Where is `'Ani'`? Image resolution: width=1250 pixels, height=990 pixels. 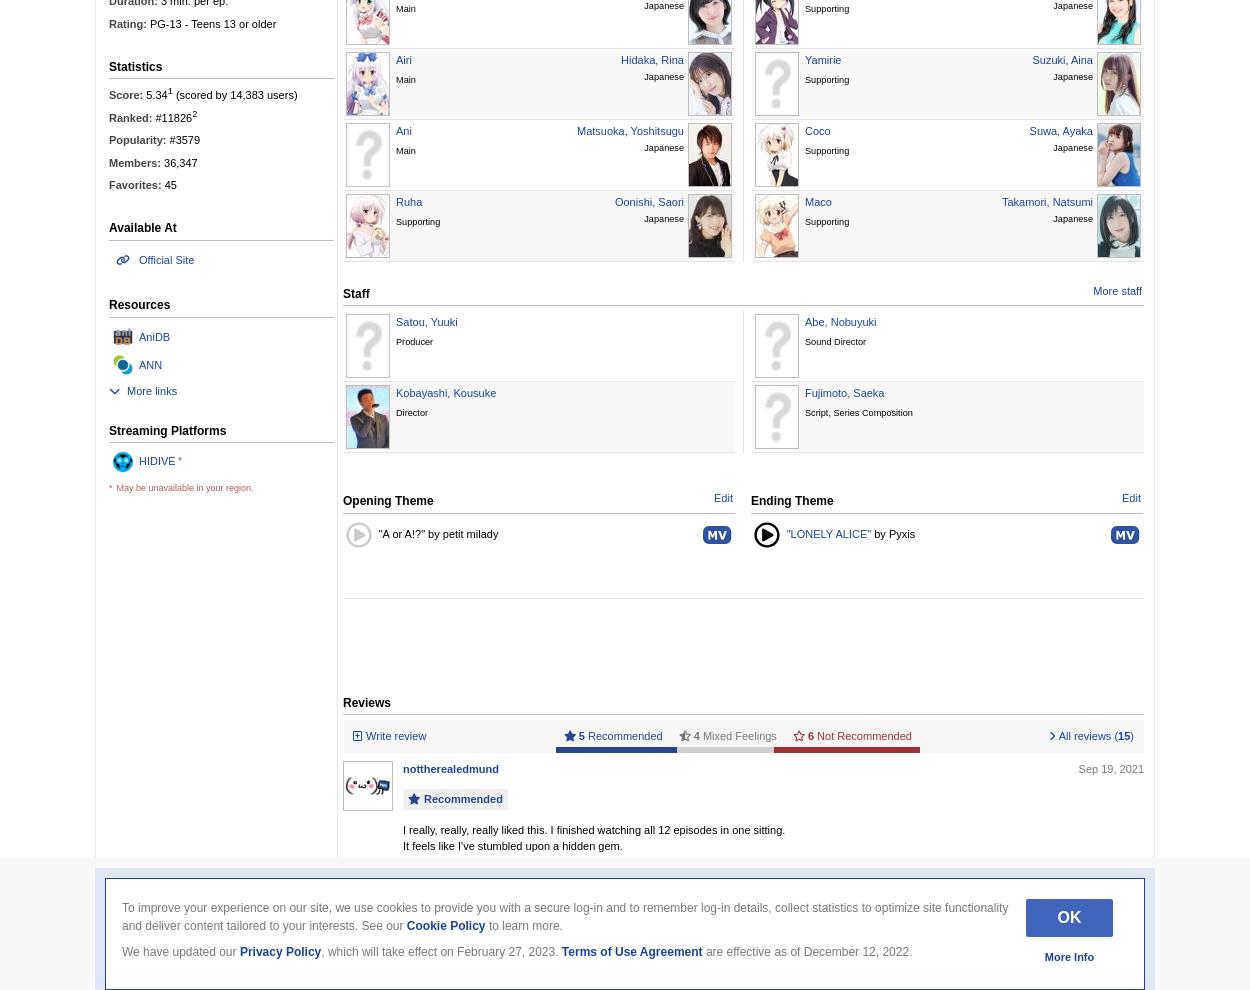 'Ani' is located at coordinates (403, 129).